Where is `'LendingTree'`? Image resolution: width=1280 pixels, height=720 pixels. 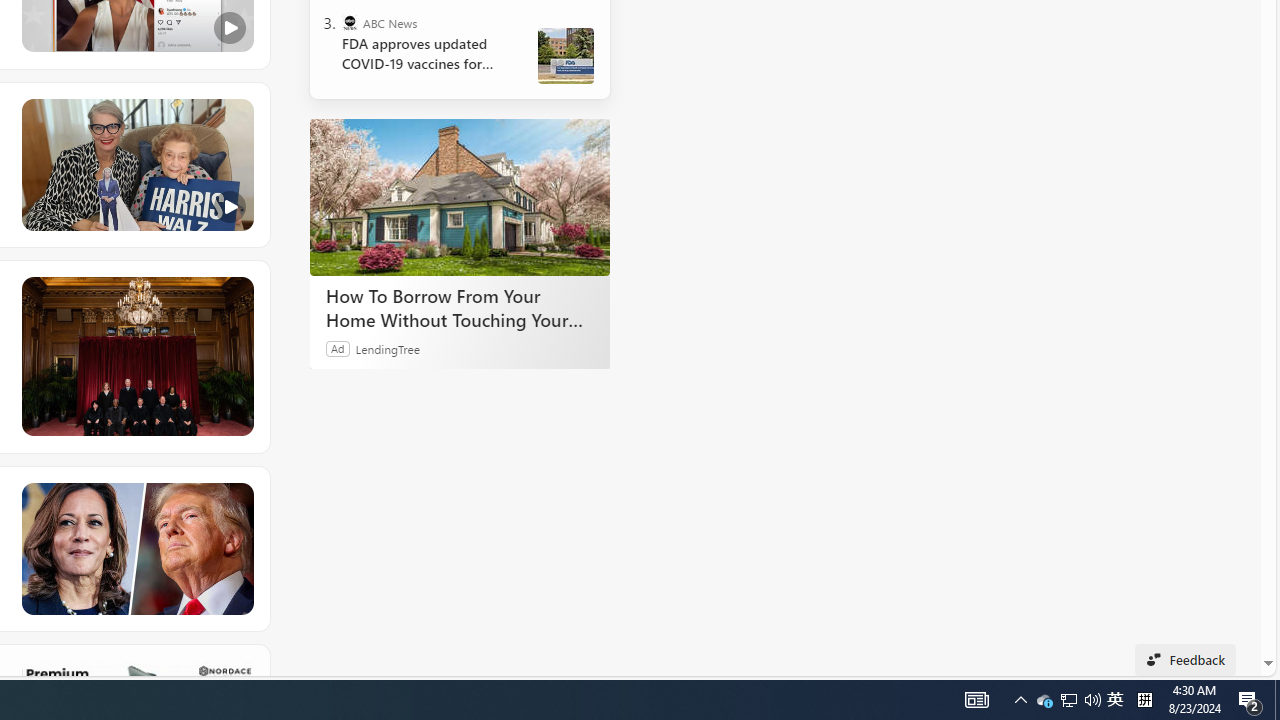
'LendingTree' is located at coordinates (387, 347).